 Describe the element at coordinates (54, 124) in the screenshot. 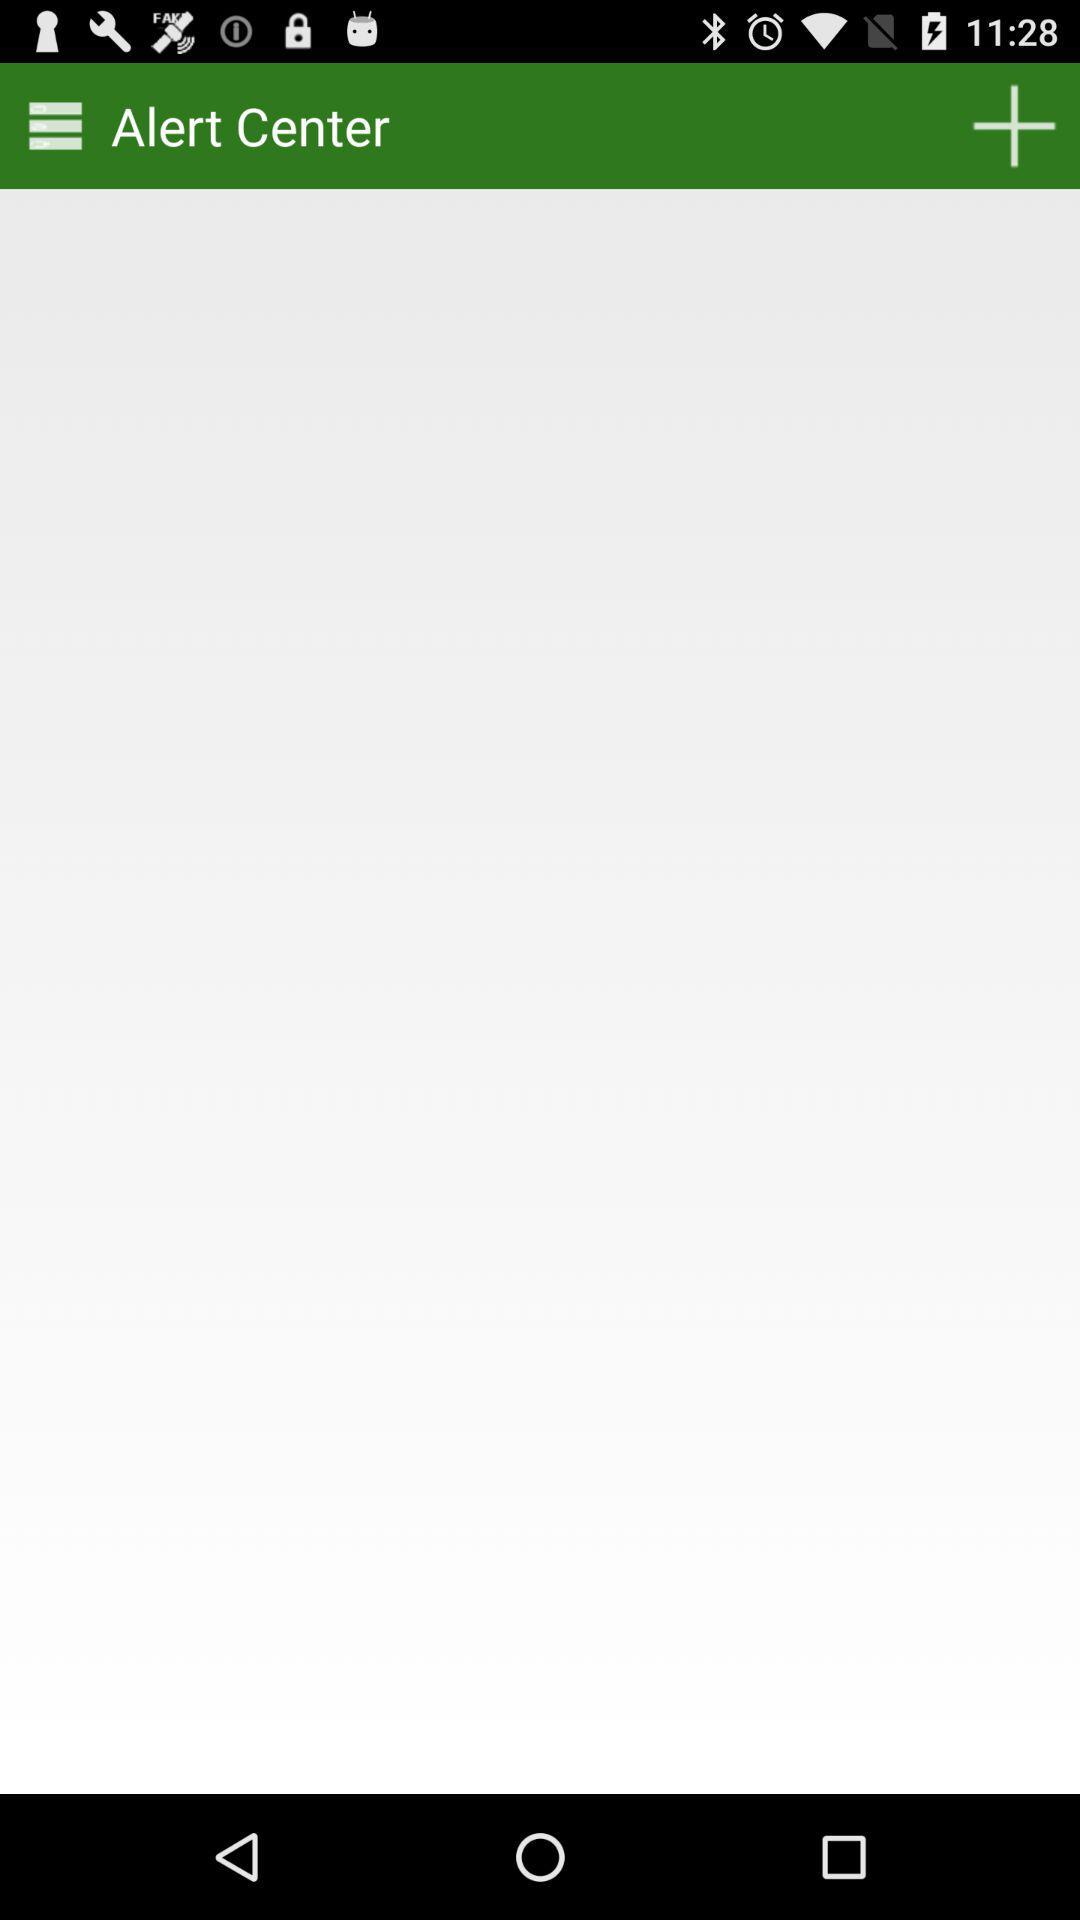

I see `the item next to the alert center app` at that location.